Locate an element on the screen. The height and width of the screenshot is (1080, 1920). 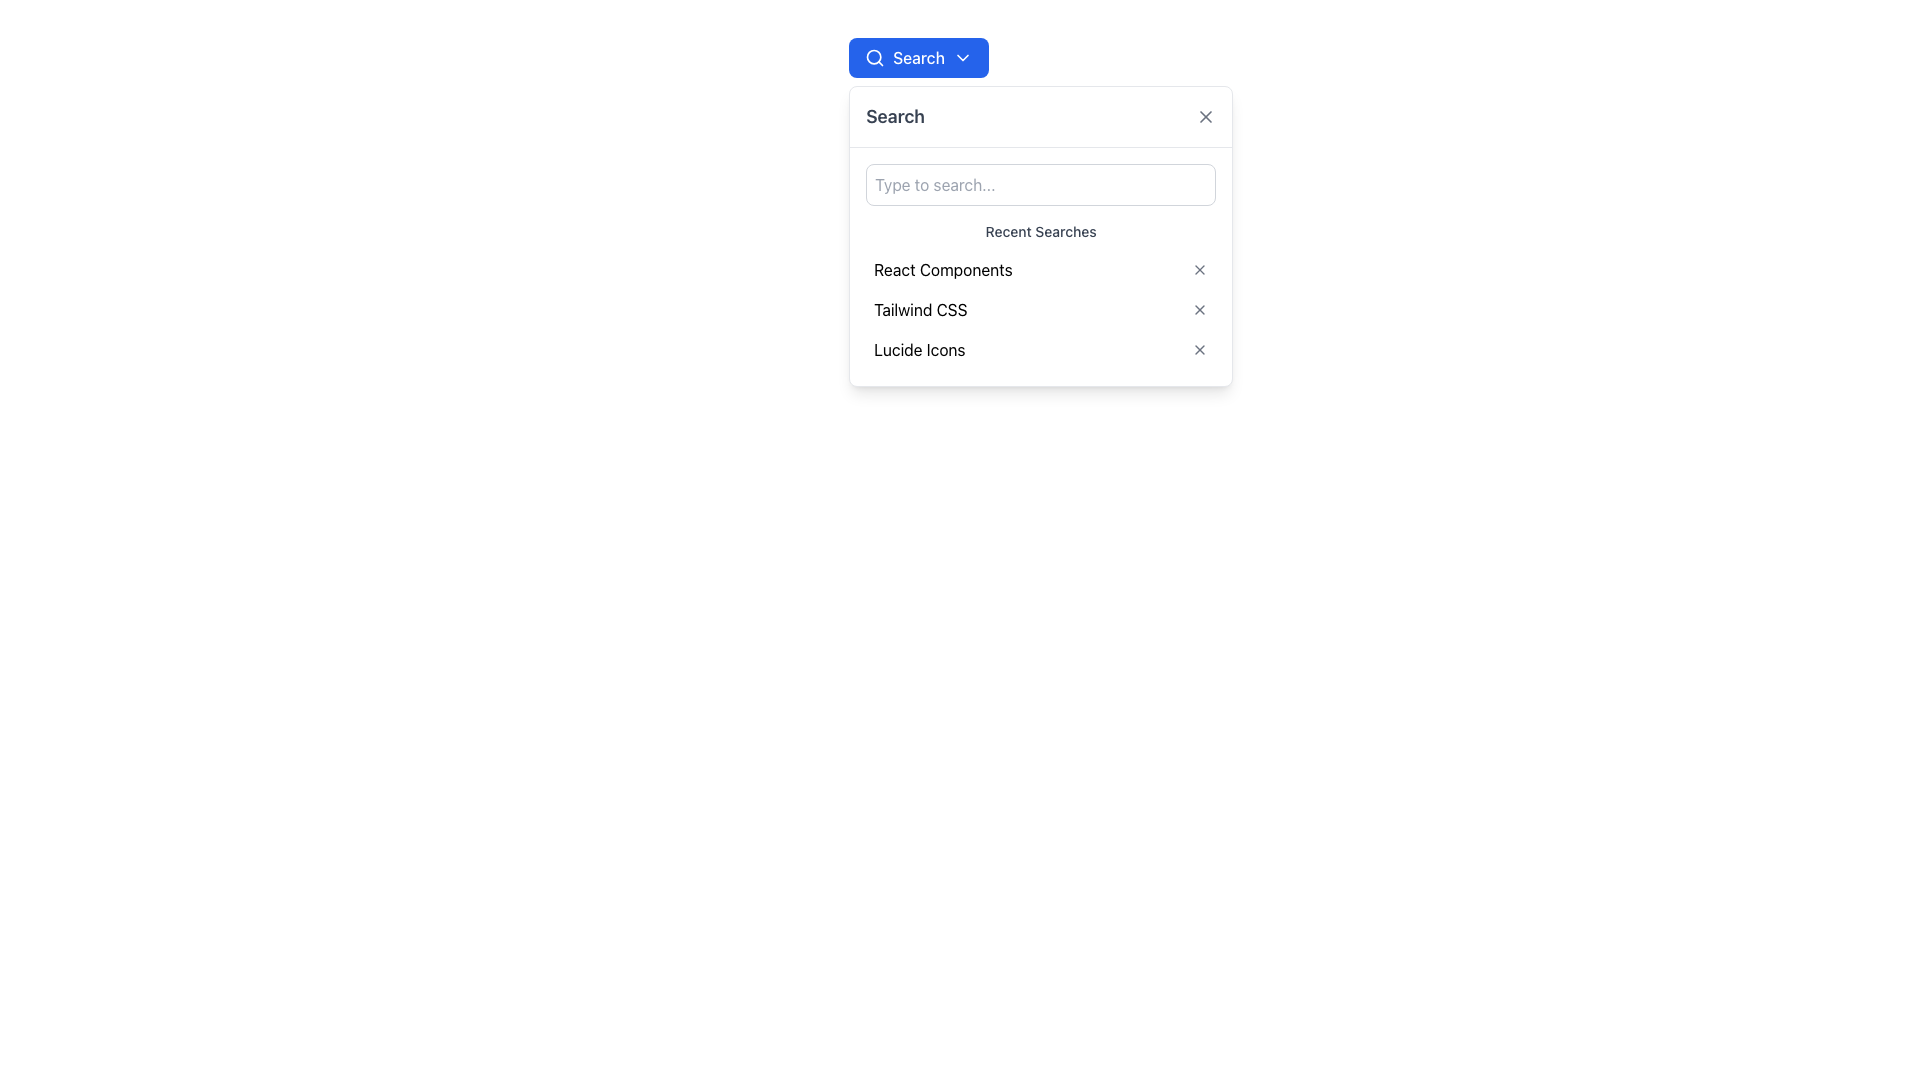
the close icon button located at the top-right corner of the search modal header is located at coordinates (1205, 116).